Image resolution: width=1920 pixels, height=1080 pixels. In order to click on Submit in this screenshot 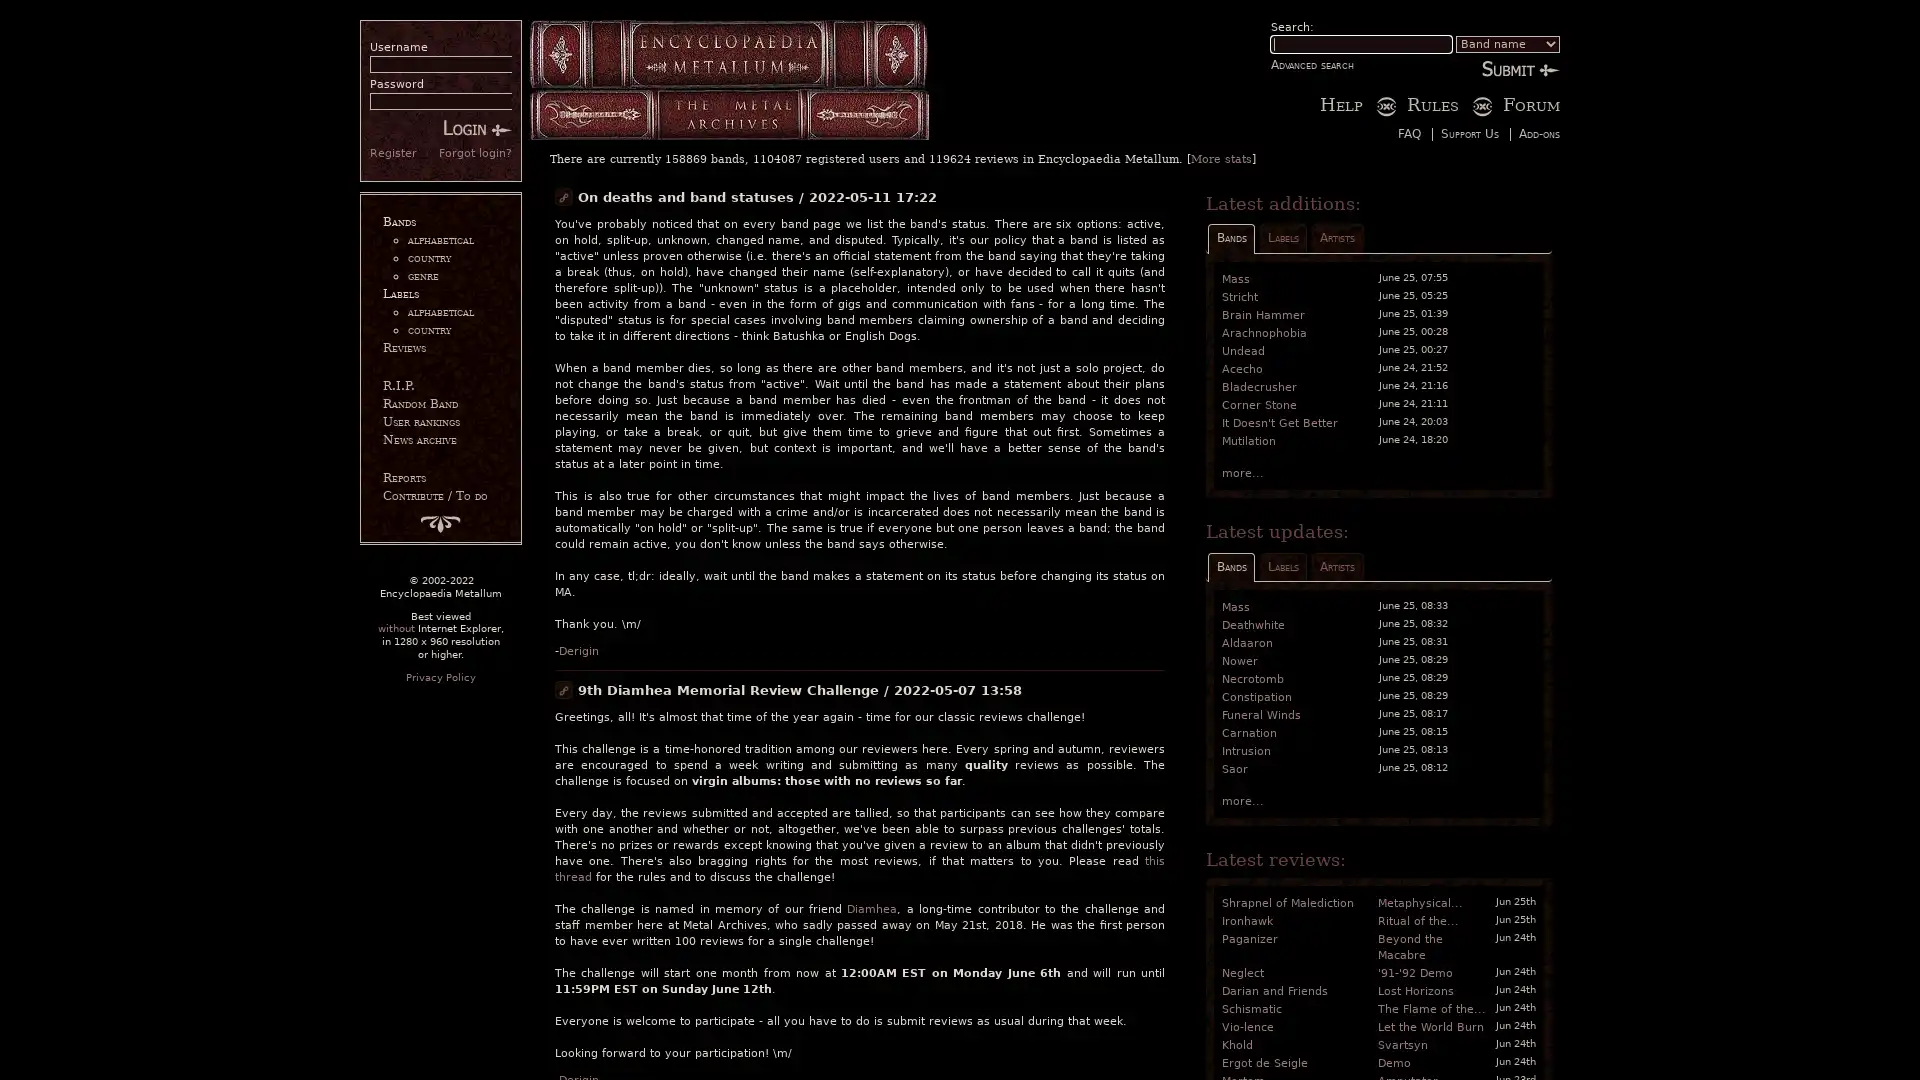, I will do `click(1520, 68)`.